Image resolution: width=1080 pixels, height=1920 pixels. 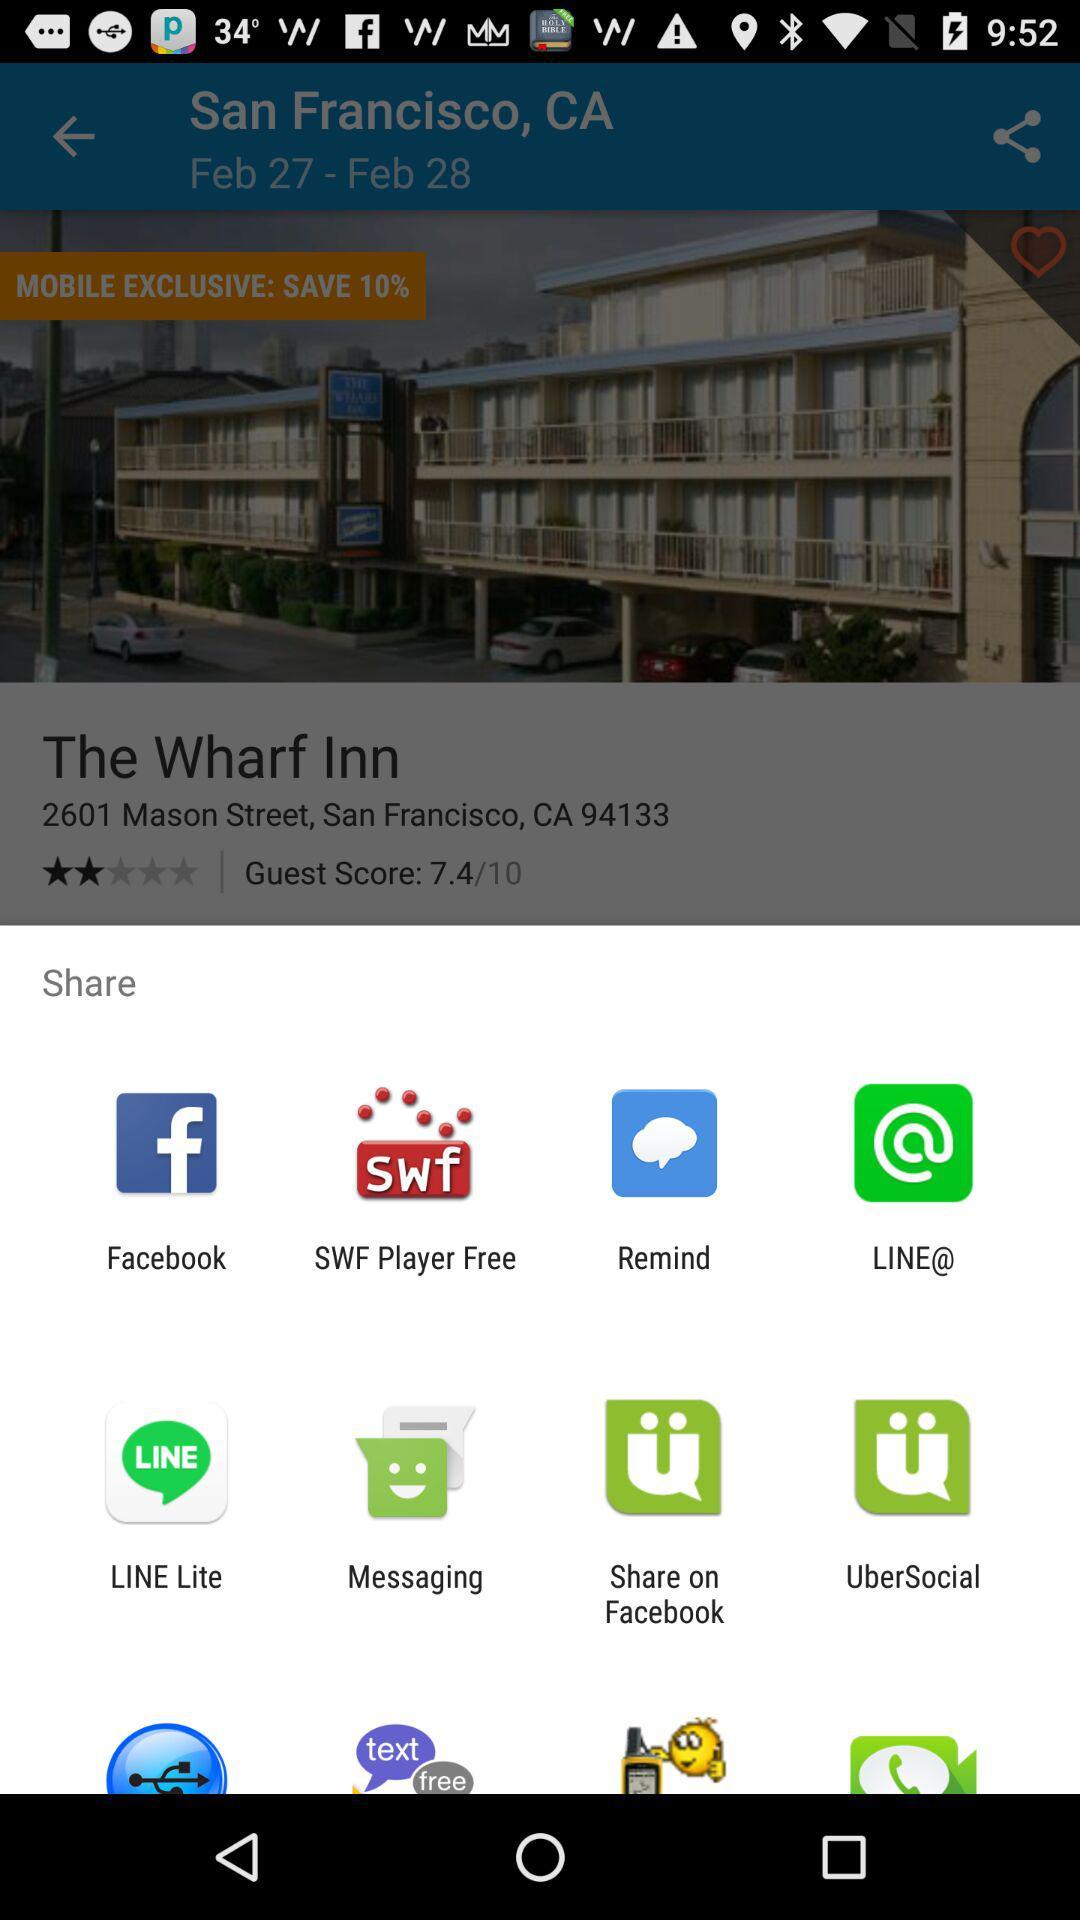 What do you see at coordinates (664, 1274) in the screenshot?
I see `app to the right of the swf player free icon` at bounding box center [664, 1274].